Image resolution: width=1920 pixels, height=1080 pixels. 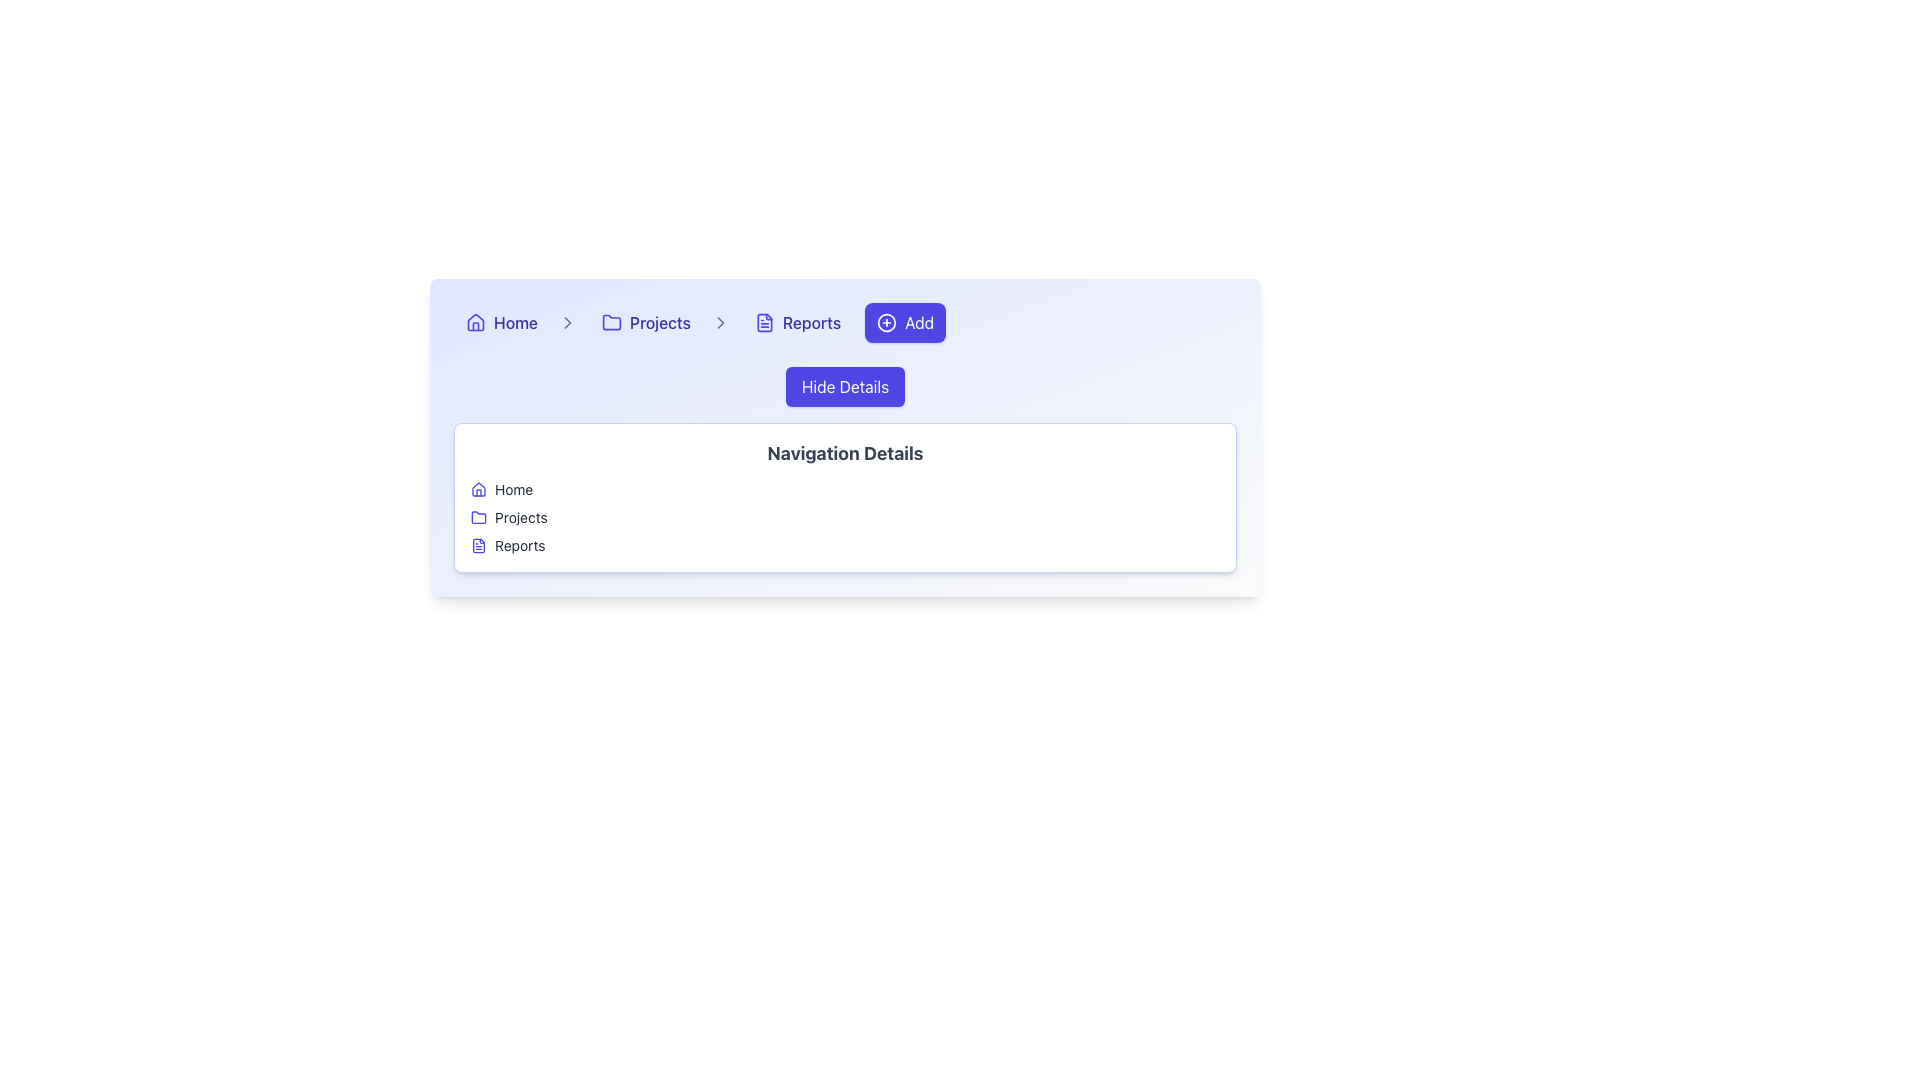 I want to click on the 'Projects' navigation link located in the horizontal navigation bar, so click(x=660, y=322).